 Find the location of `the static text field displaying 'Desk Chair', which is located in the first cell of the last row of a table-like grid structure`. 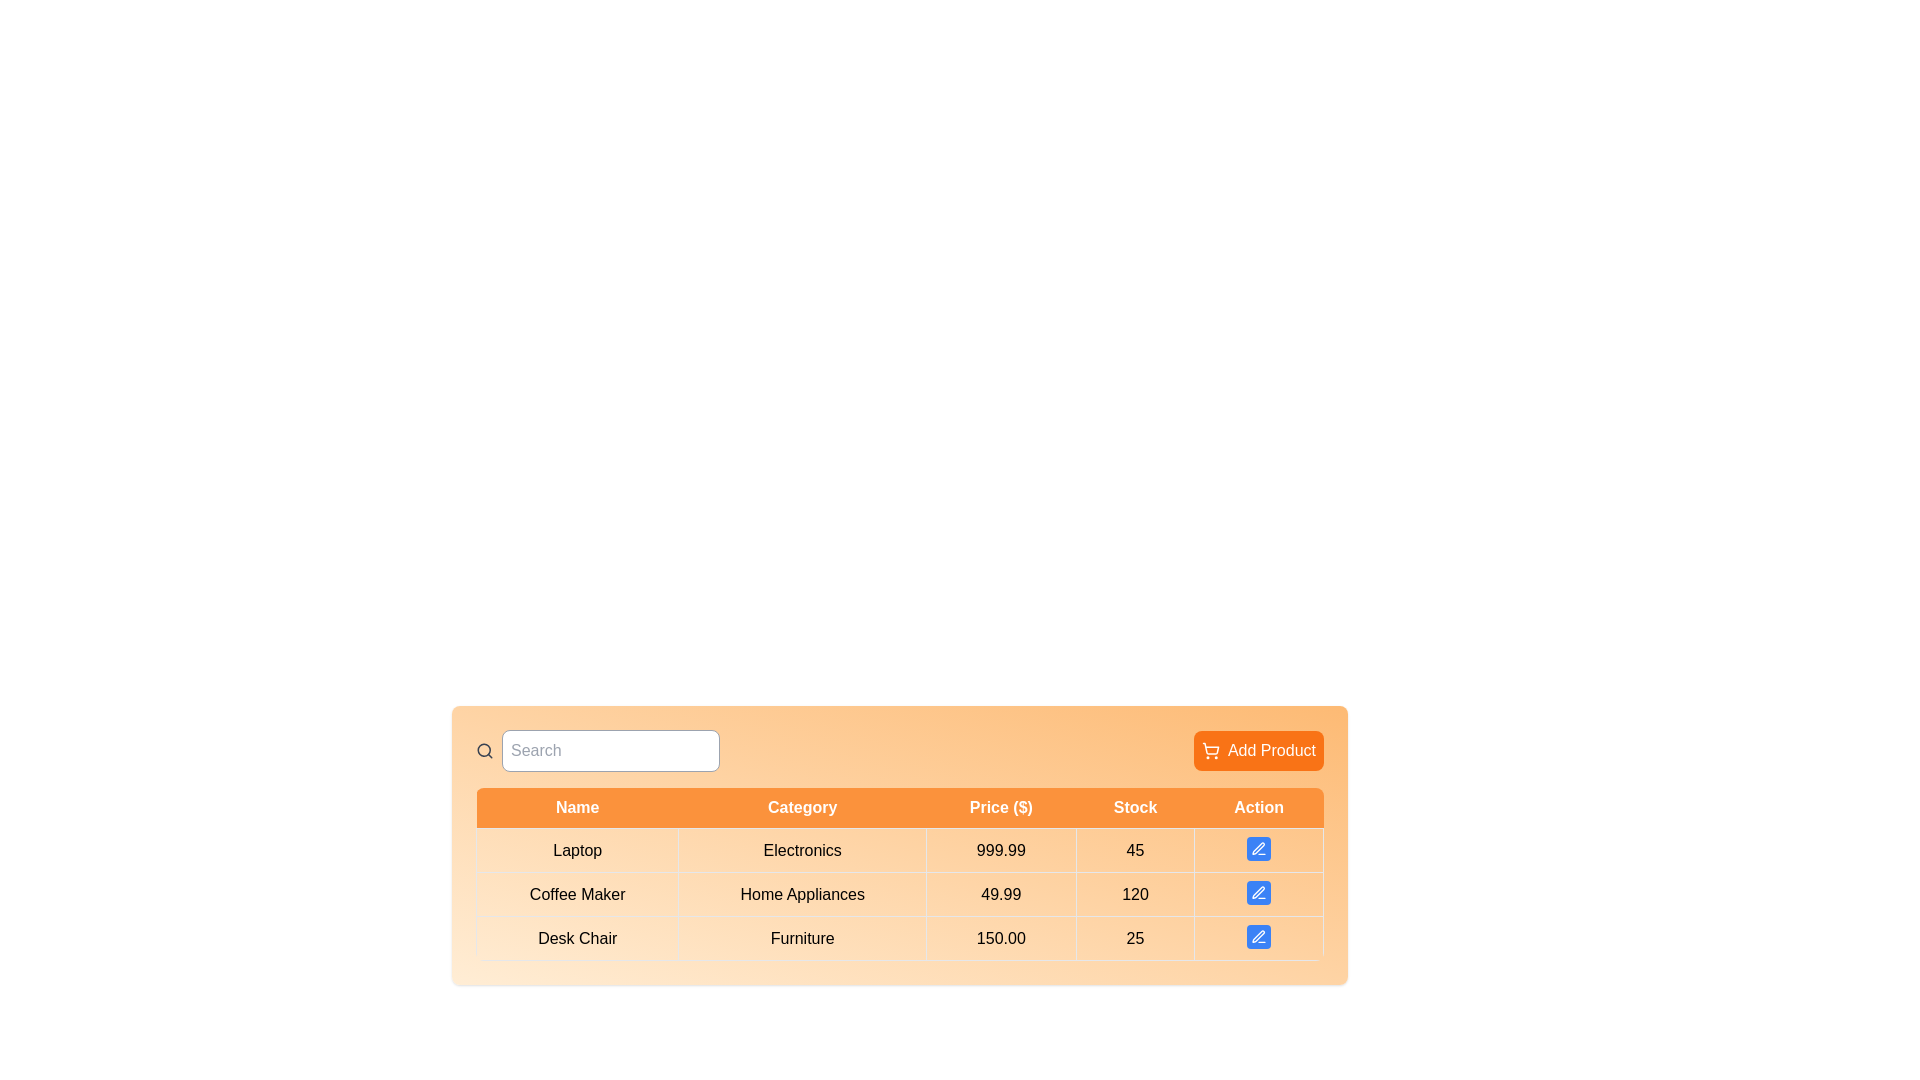

the static text field displaying 'Desk Chair', which is located in the first cell of the last row of a table-like grid structure is located at coordinates (576, 938).